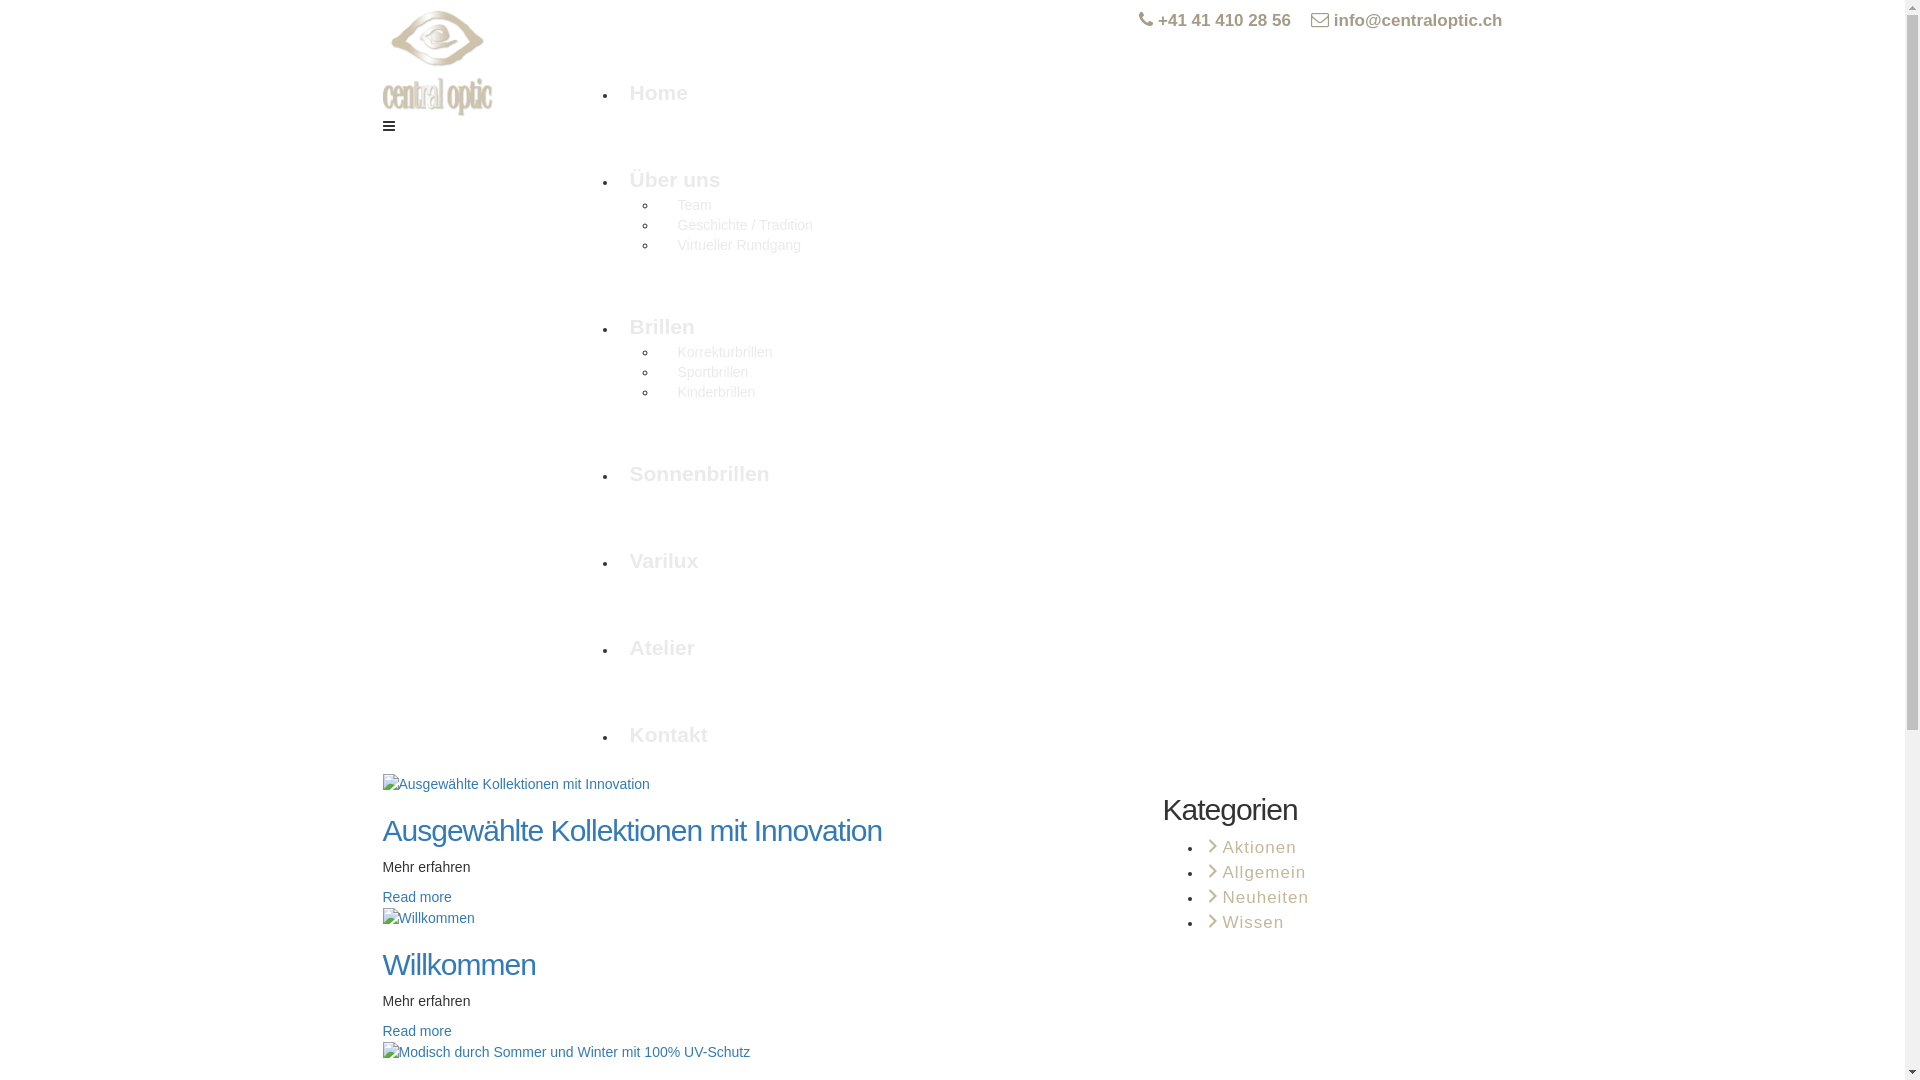 Image resolution: width=1920 pixels, height=1080 pixels. What do you see at coordinates (415, 896) in the screenshot?
I see `'Read more'` at bounding box center [415, 896].